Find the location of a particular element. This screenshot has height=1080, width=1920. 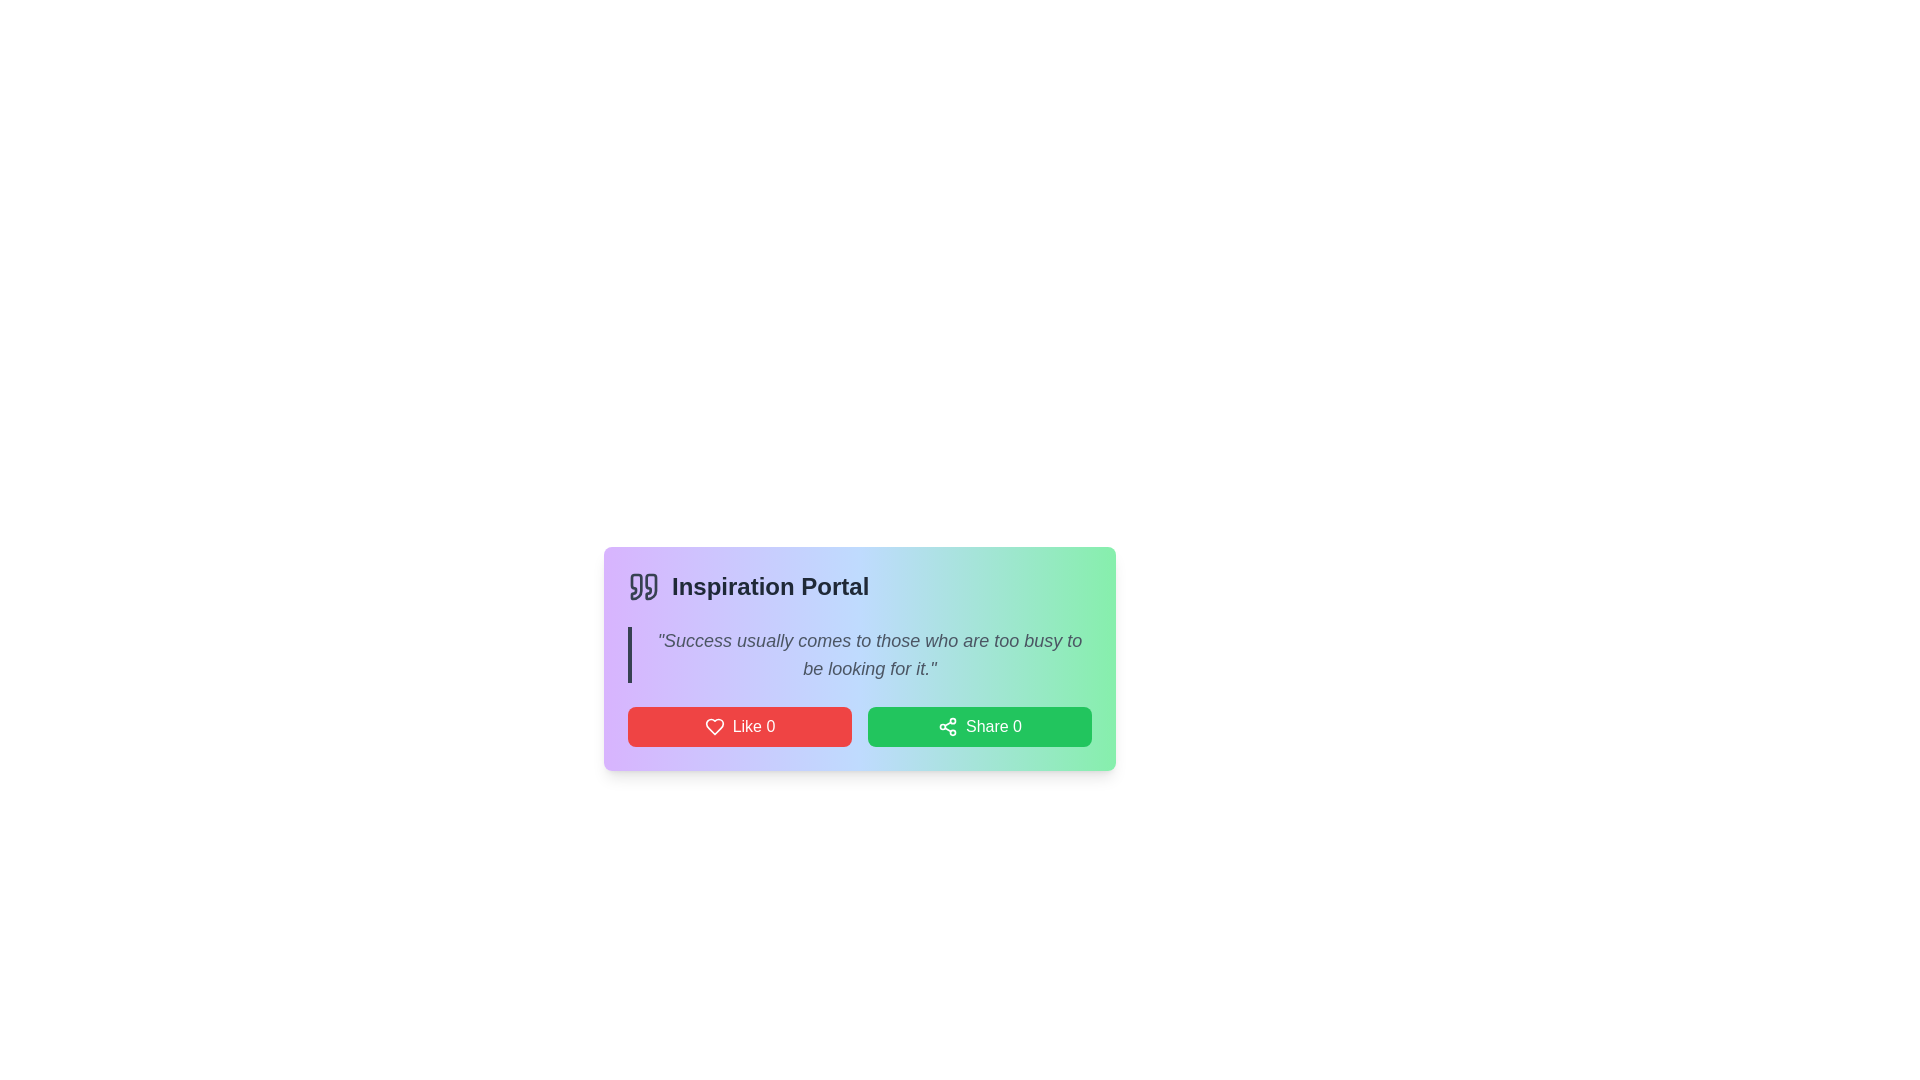

the heart icon located inside the 'Like 0' button at the bottom-left corner of the panel to like the content is located at coordinates (714, 726).